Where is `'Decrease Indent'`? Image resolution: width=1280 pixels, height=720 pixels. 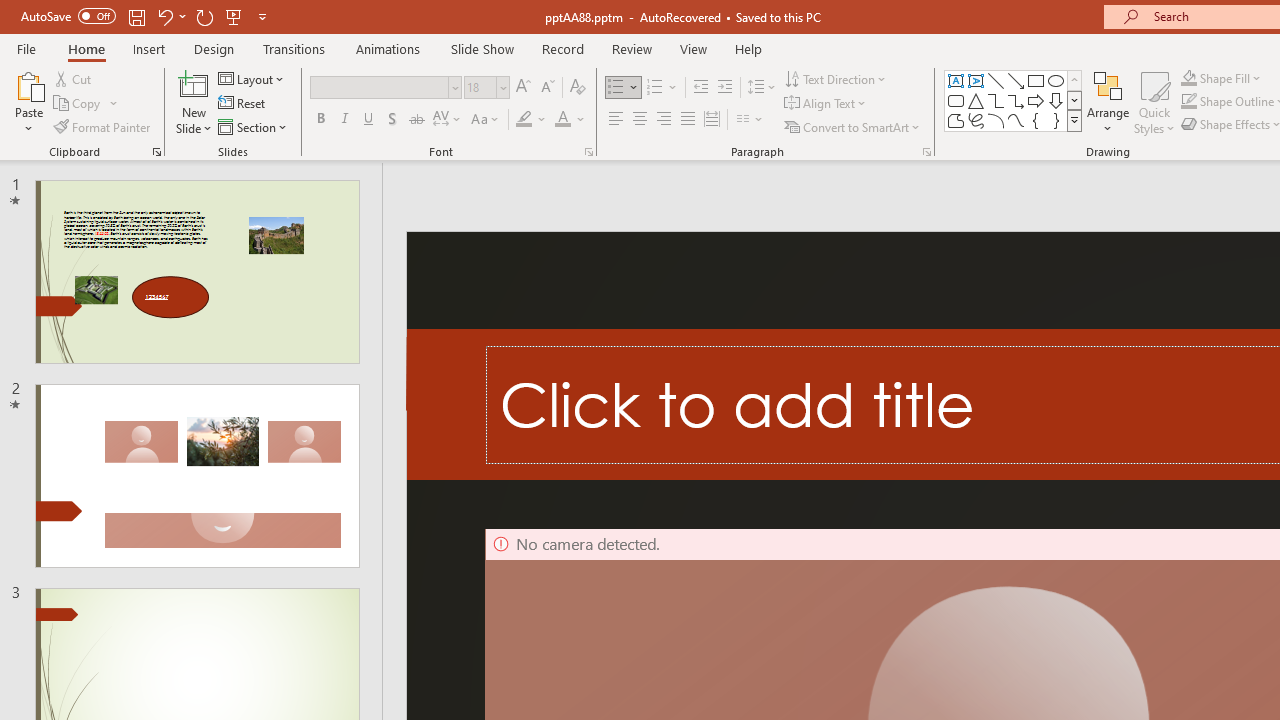 'Decrease Indent' is located at coordinates (700, 86).